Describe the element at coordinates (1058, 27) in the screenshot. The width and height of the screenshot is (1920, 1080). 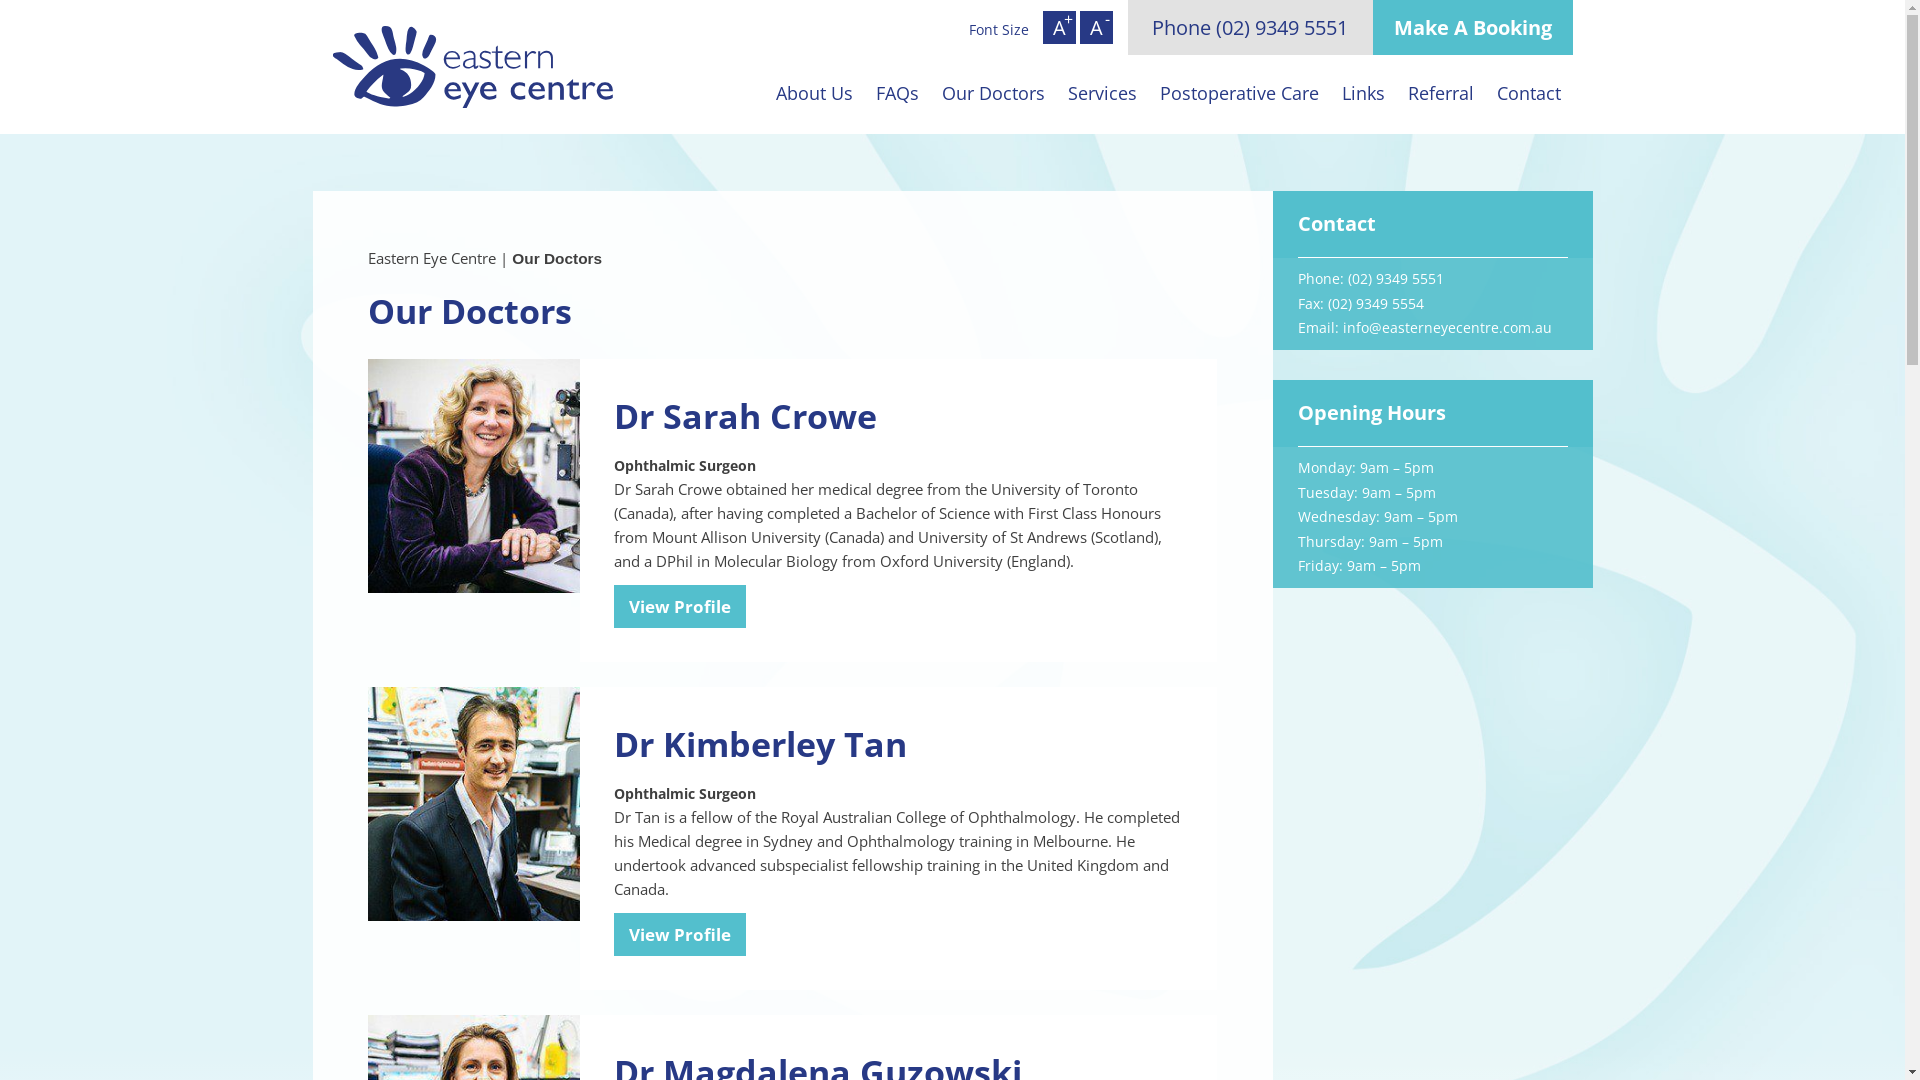
I see `'A` at that location.